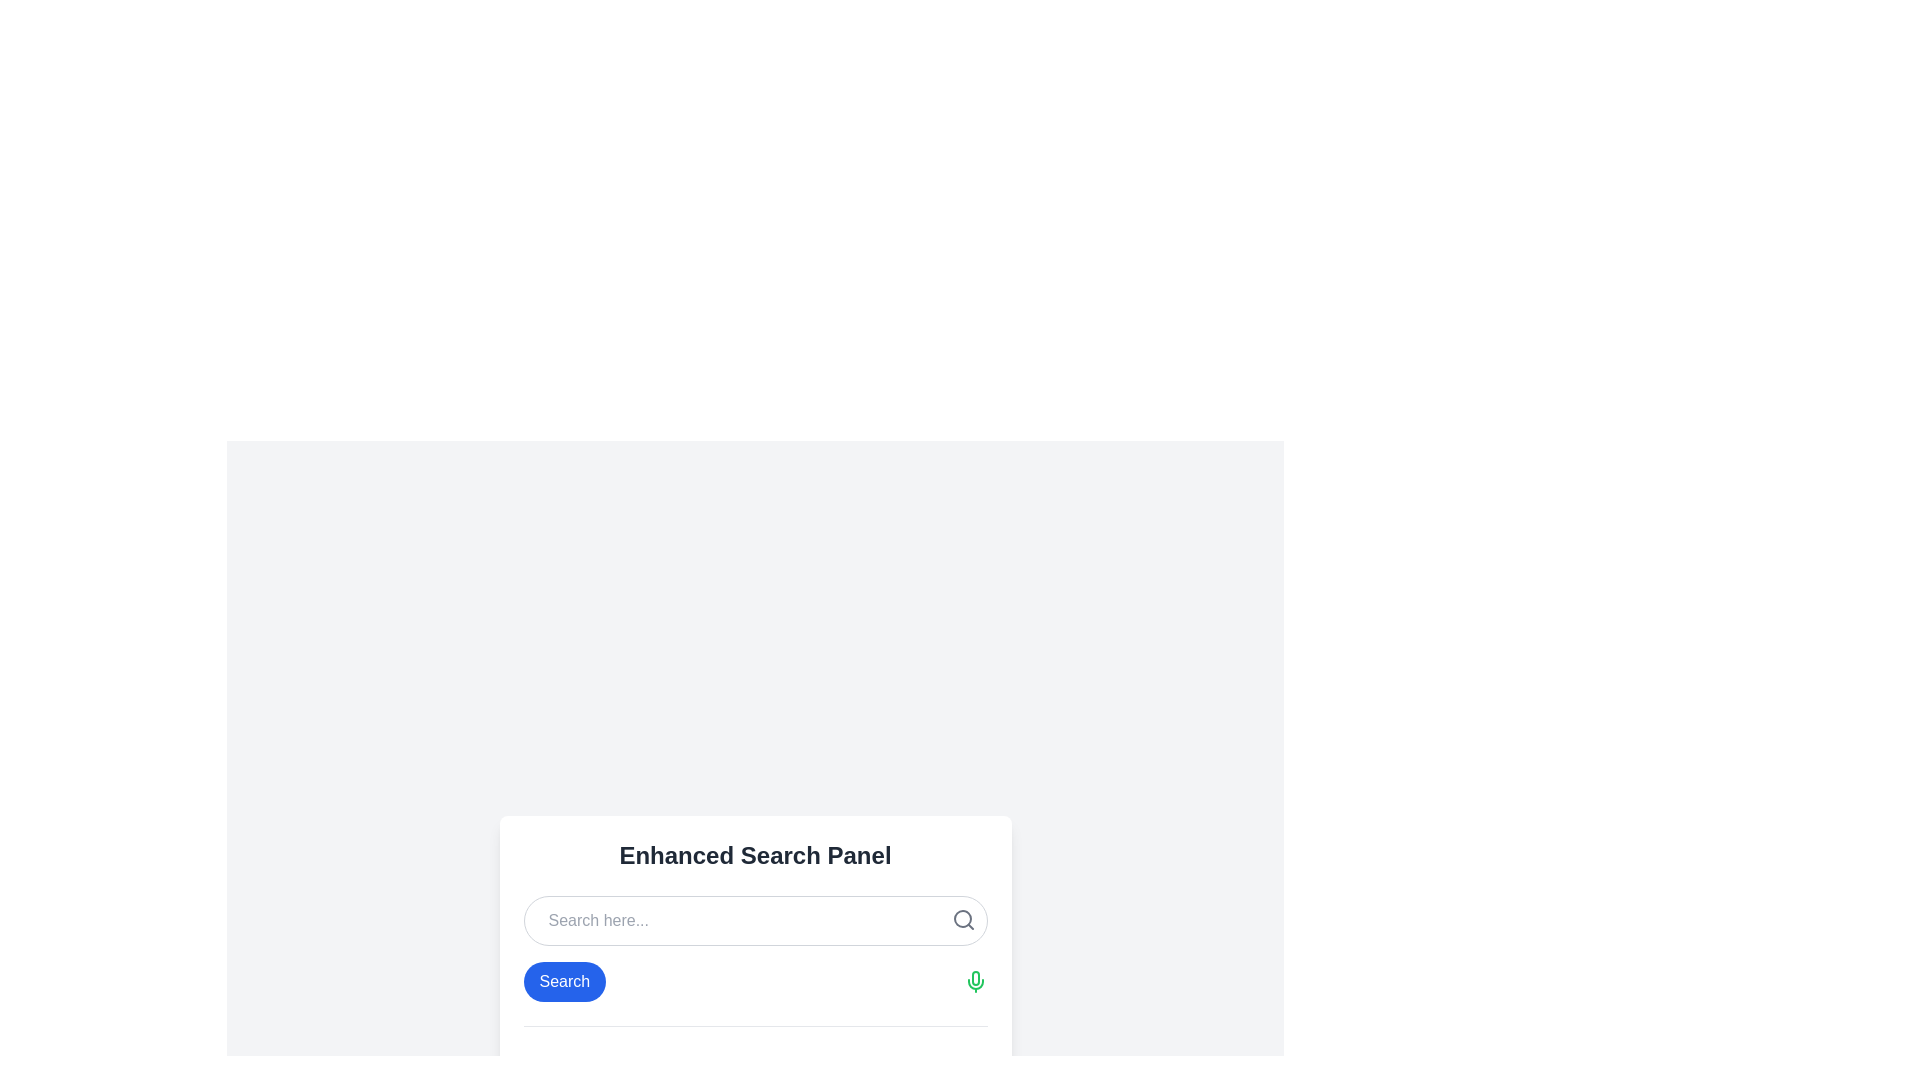 The height and width of the screenshot is (1080, 1920). What do you see at coordinates (963, 919) in the screenshot?
I see `the search icon located at the top-right corner of the search input field, adjacent to the placeholder text 'Search here...'` at bounding box center [963, 919].